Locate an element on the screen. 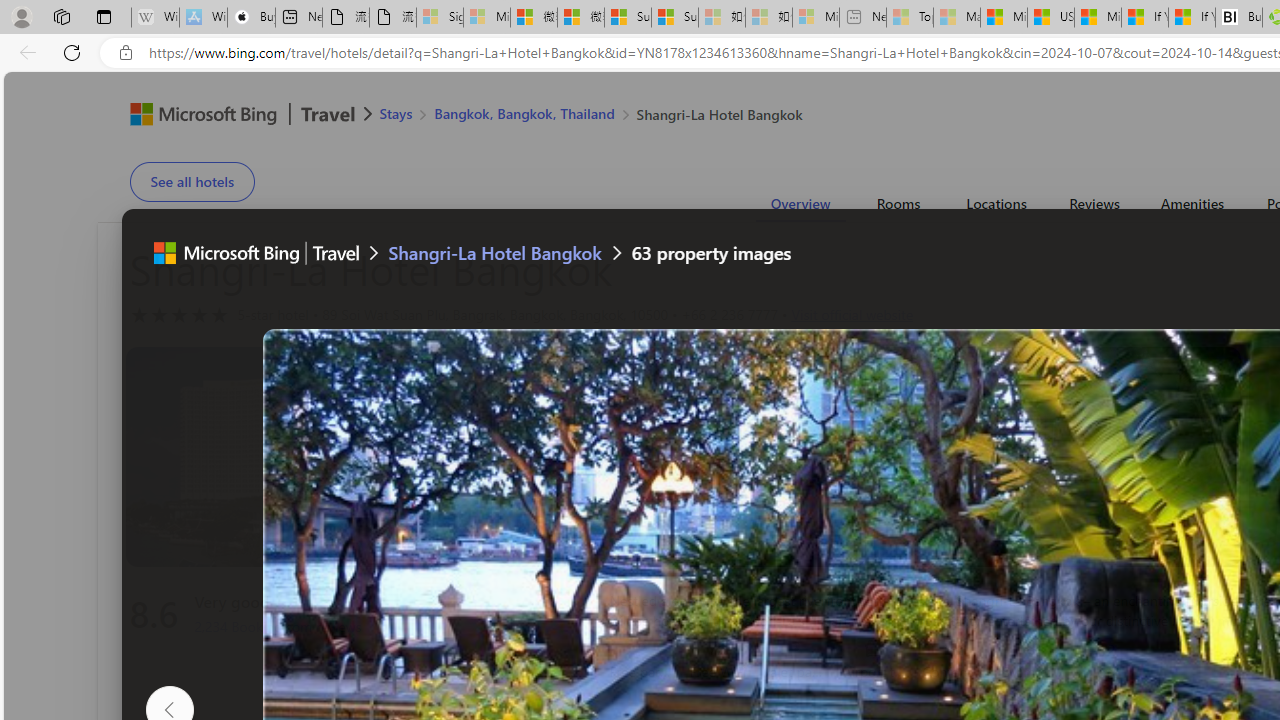  'US Heat Deaths Soared To Record High Last Year' is located at coordinates (1049, 17).